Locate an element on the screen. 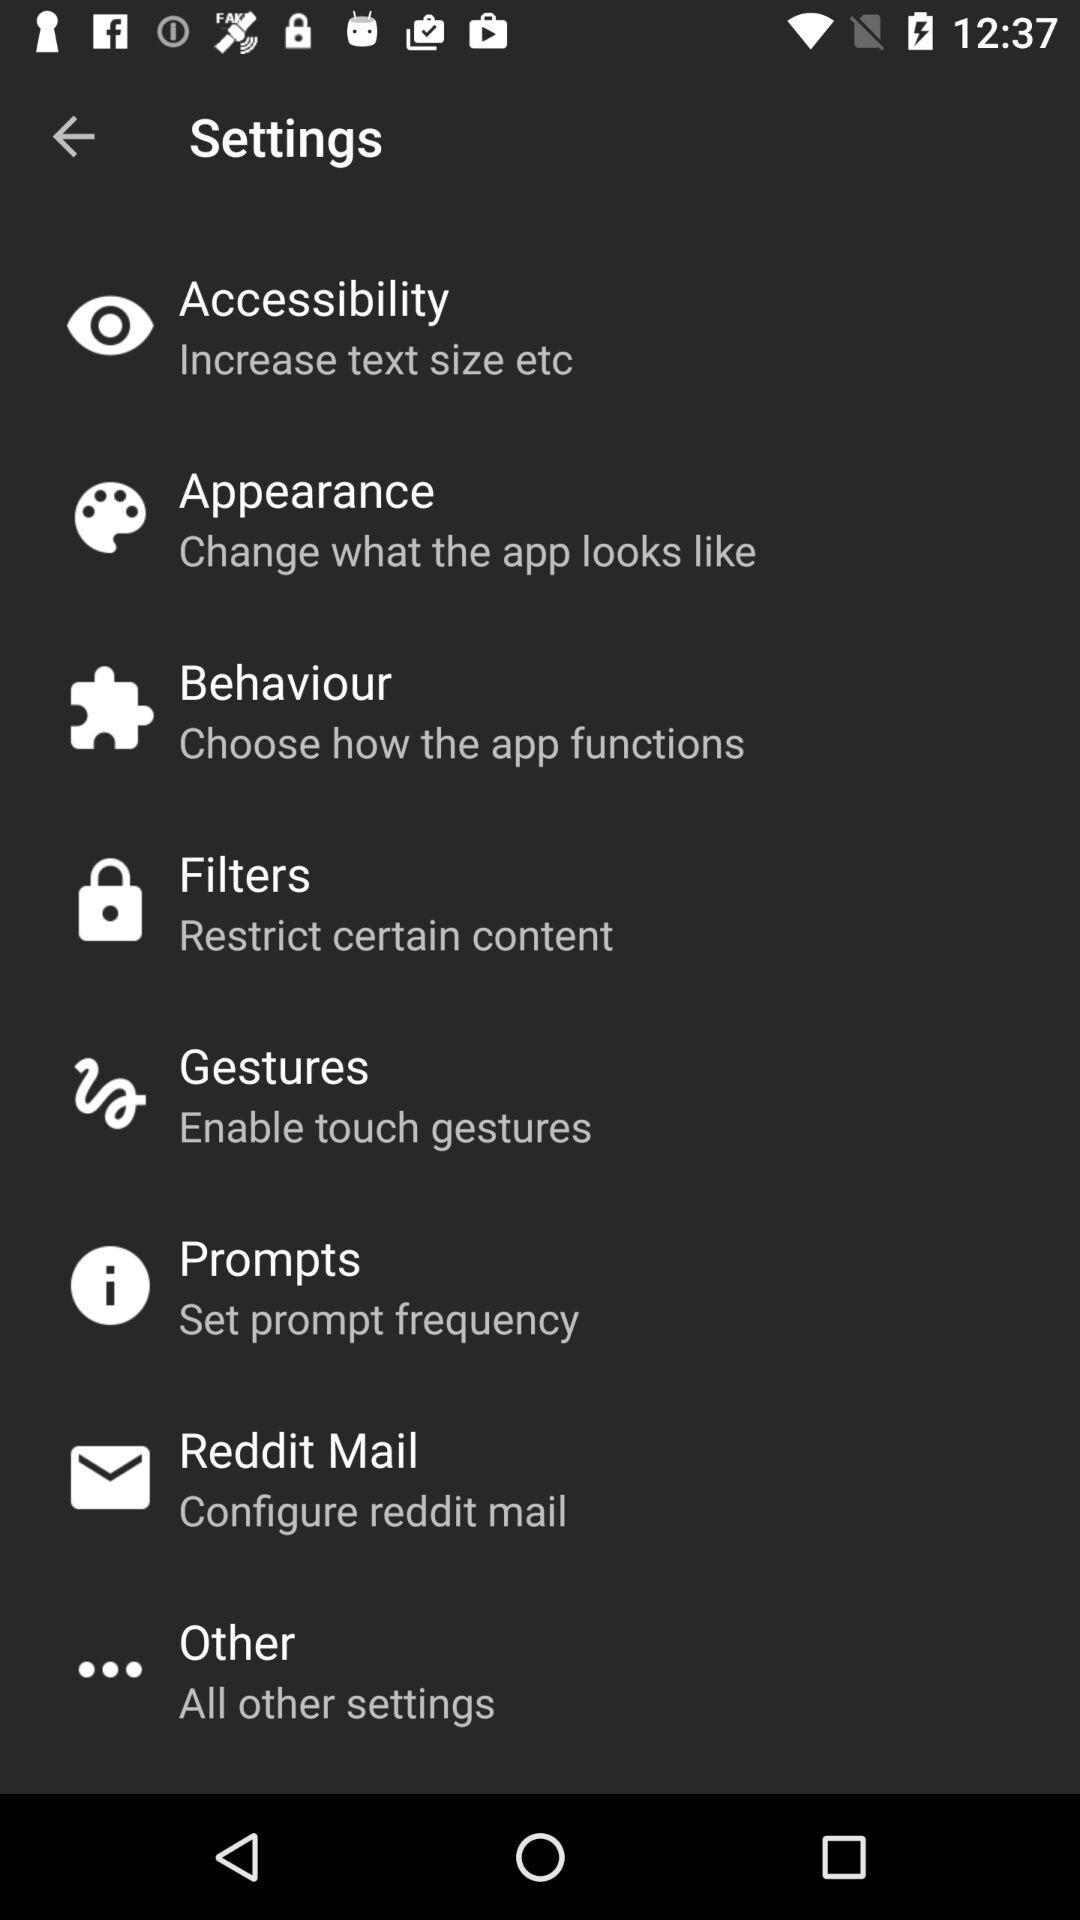 The width and height of the screenshot is (1080, 1920). app above the reddit mail is located at coordinates (379, 1317).